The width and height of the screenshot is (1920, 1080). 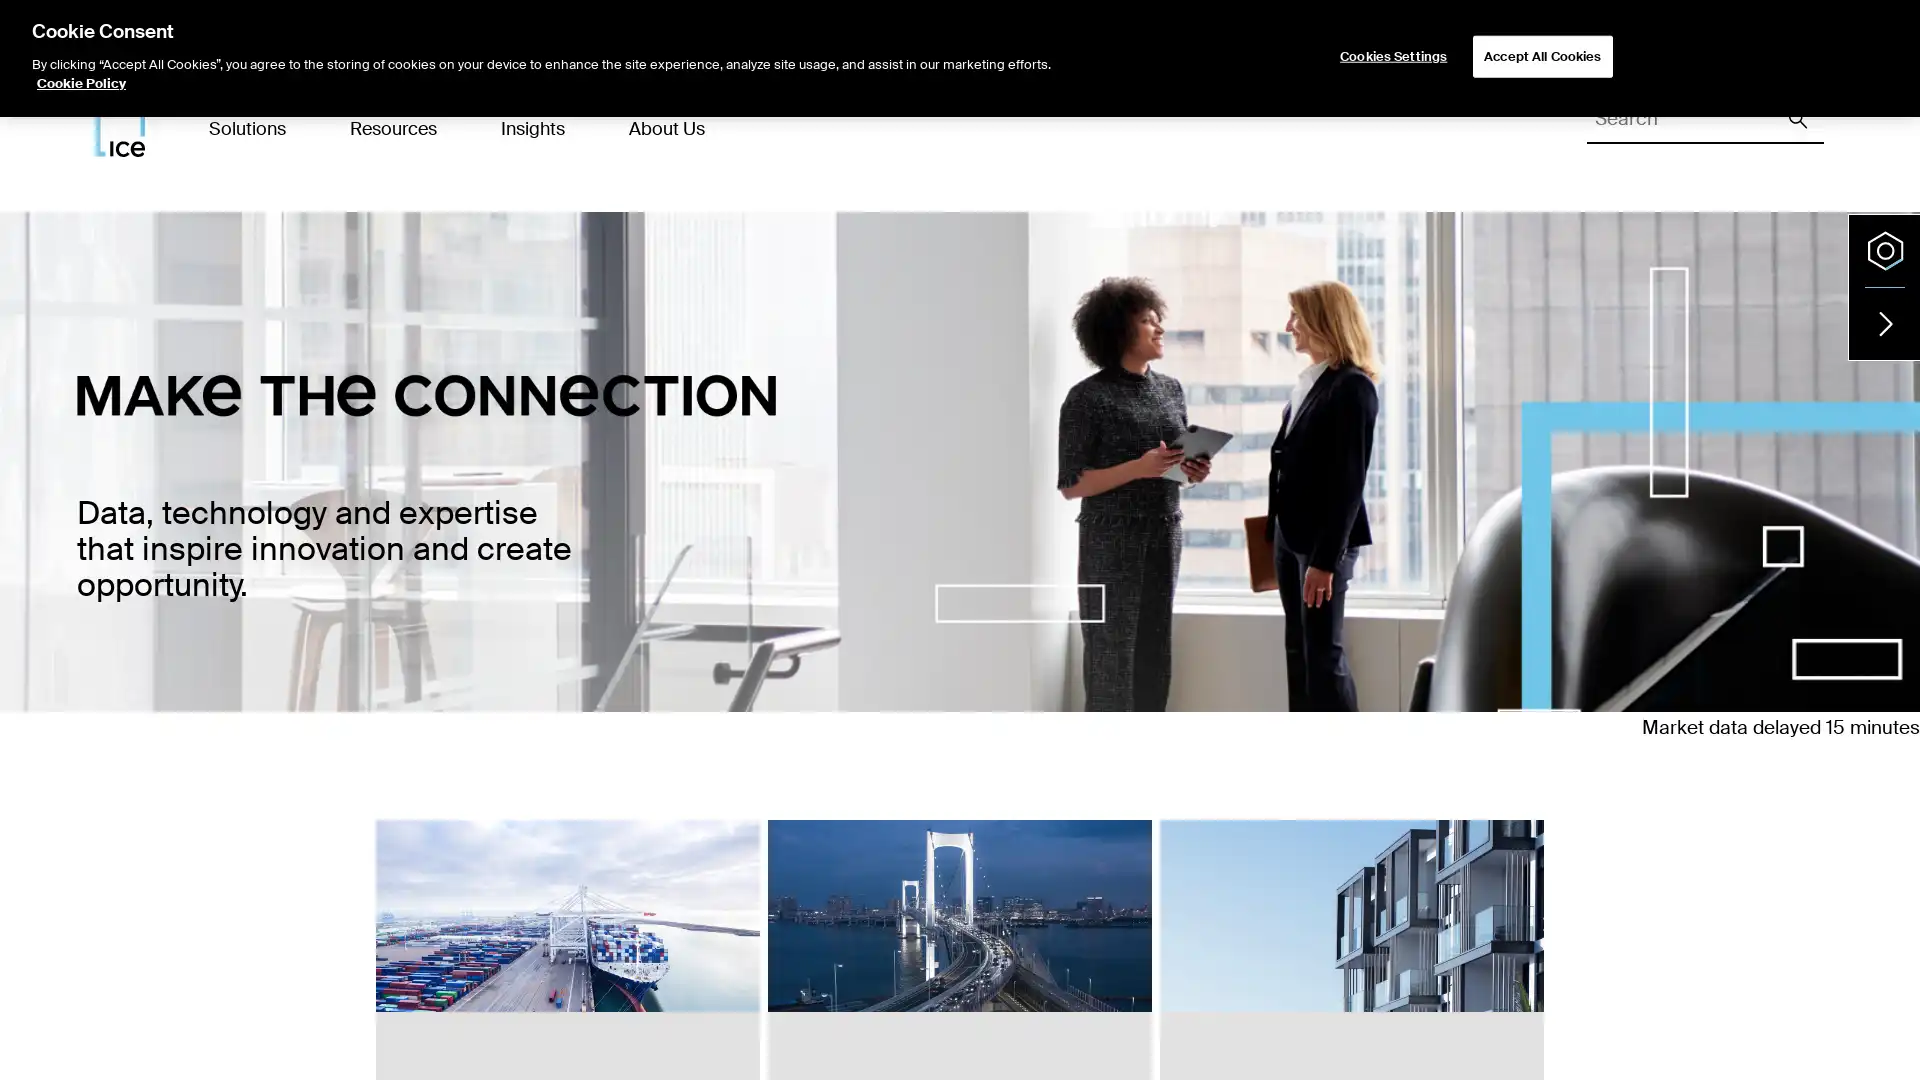 I want to click on Accept All Cookies, so click(x=1541, y=55).